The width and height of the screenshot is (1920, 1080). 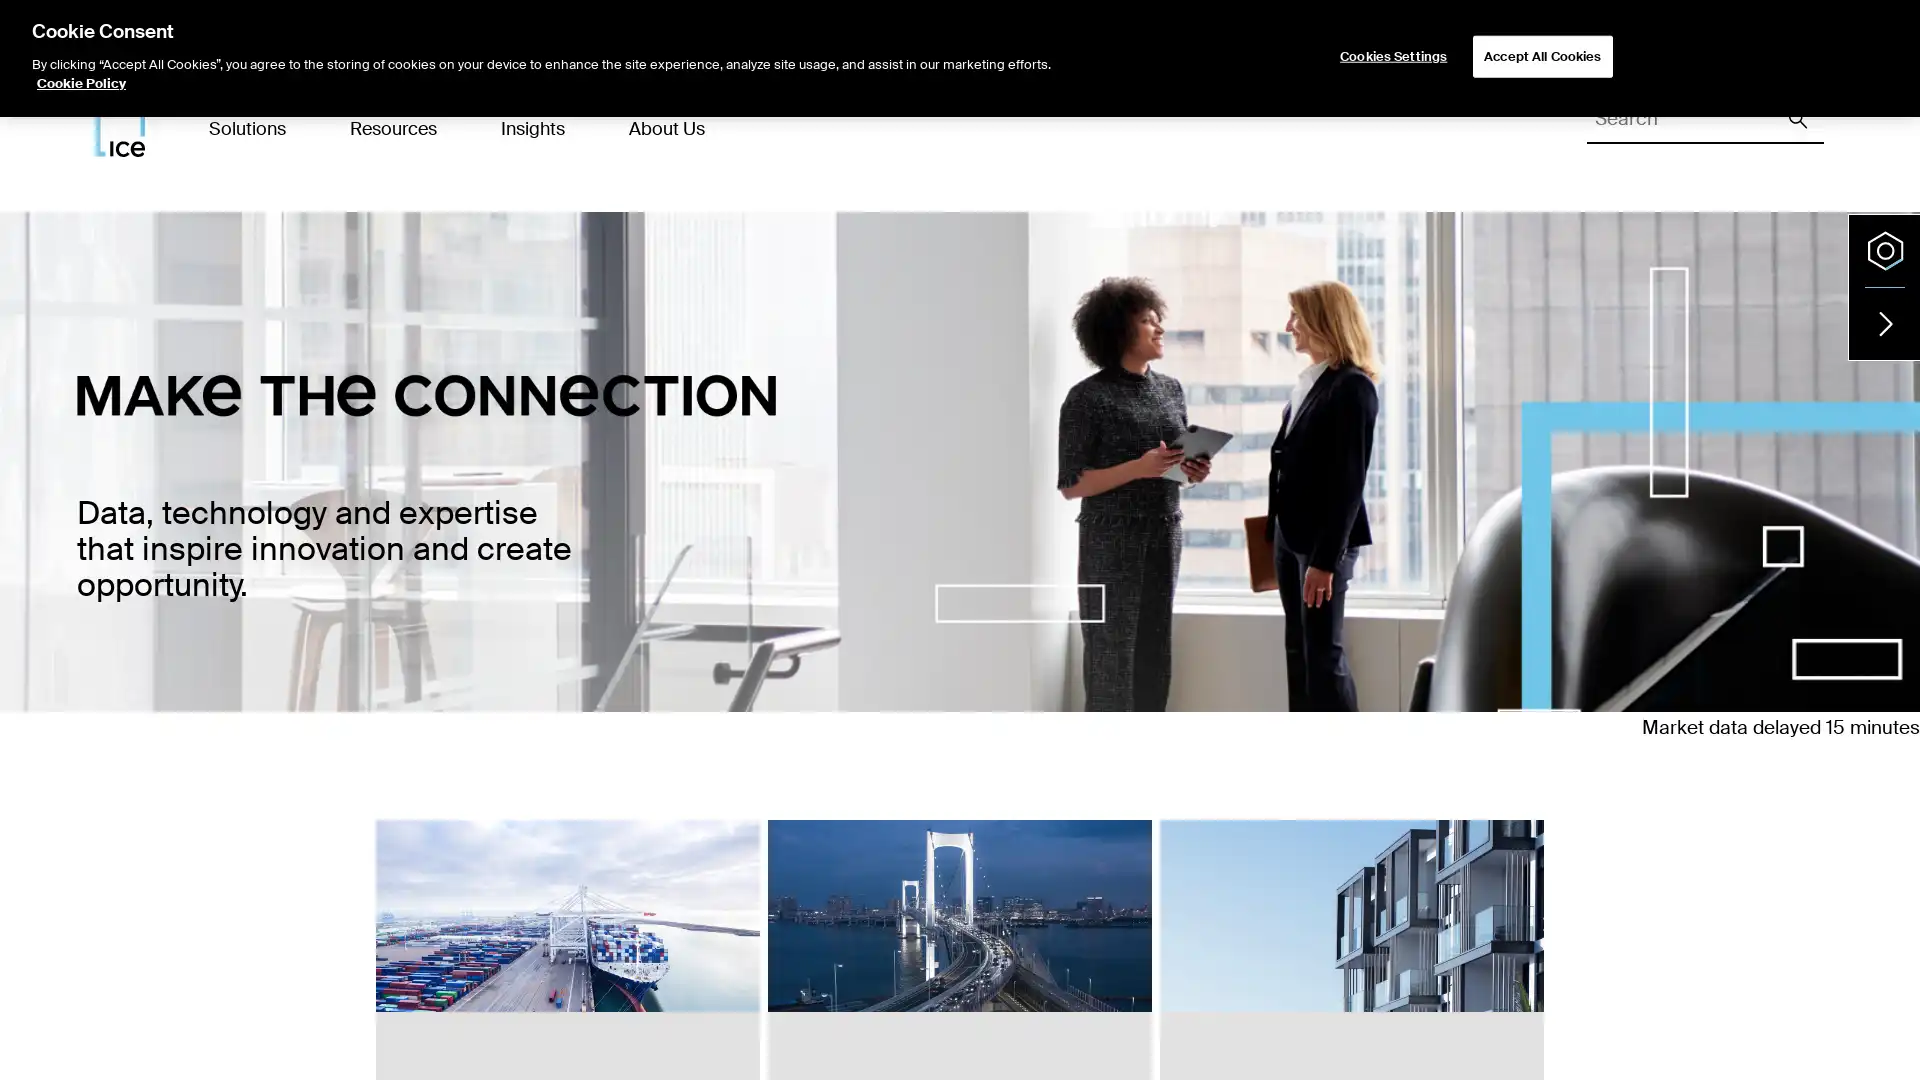 I want to click on Accept All Cookies, so click(x=1541, y=55).